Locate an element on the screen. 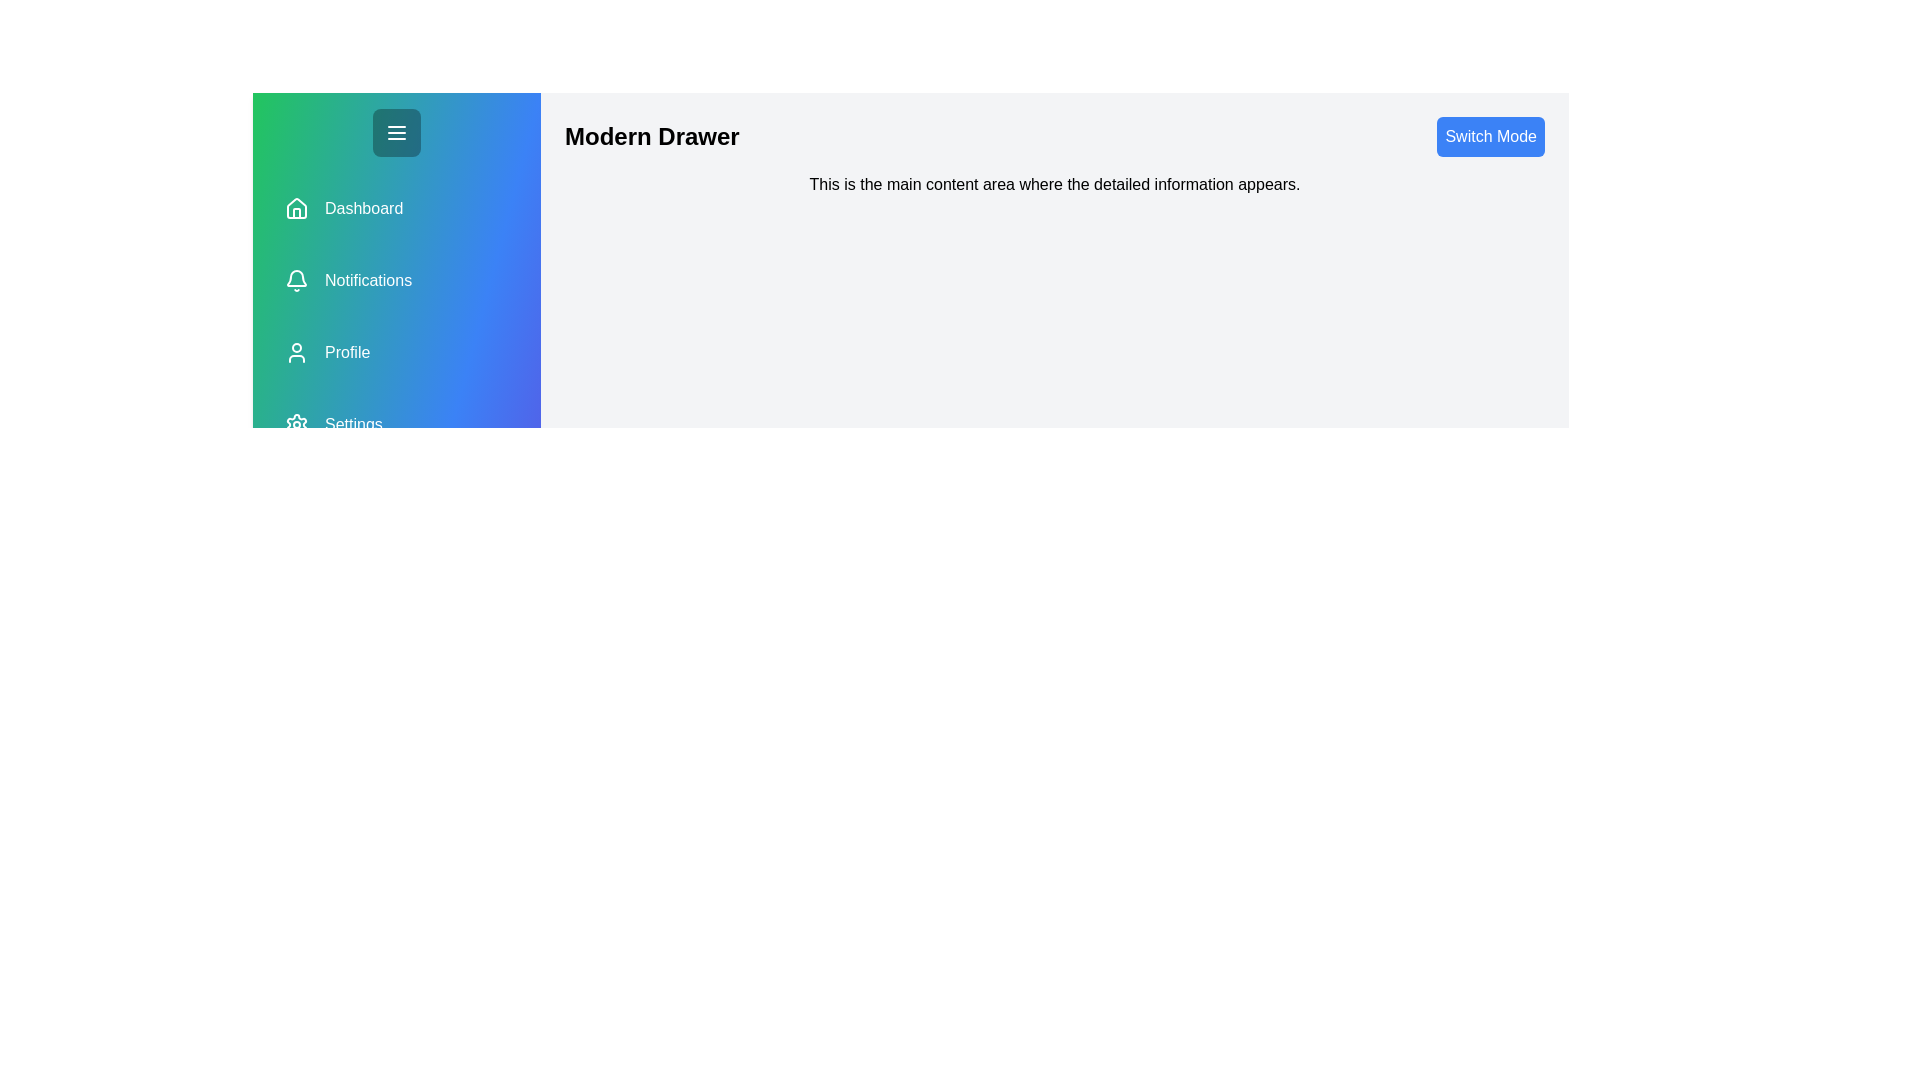 The image size is (1920, 1080). the section Profile in the drawer is located at coordinates (397, 352).